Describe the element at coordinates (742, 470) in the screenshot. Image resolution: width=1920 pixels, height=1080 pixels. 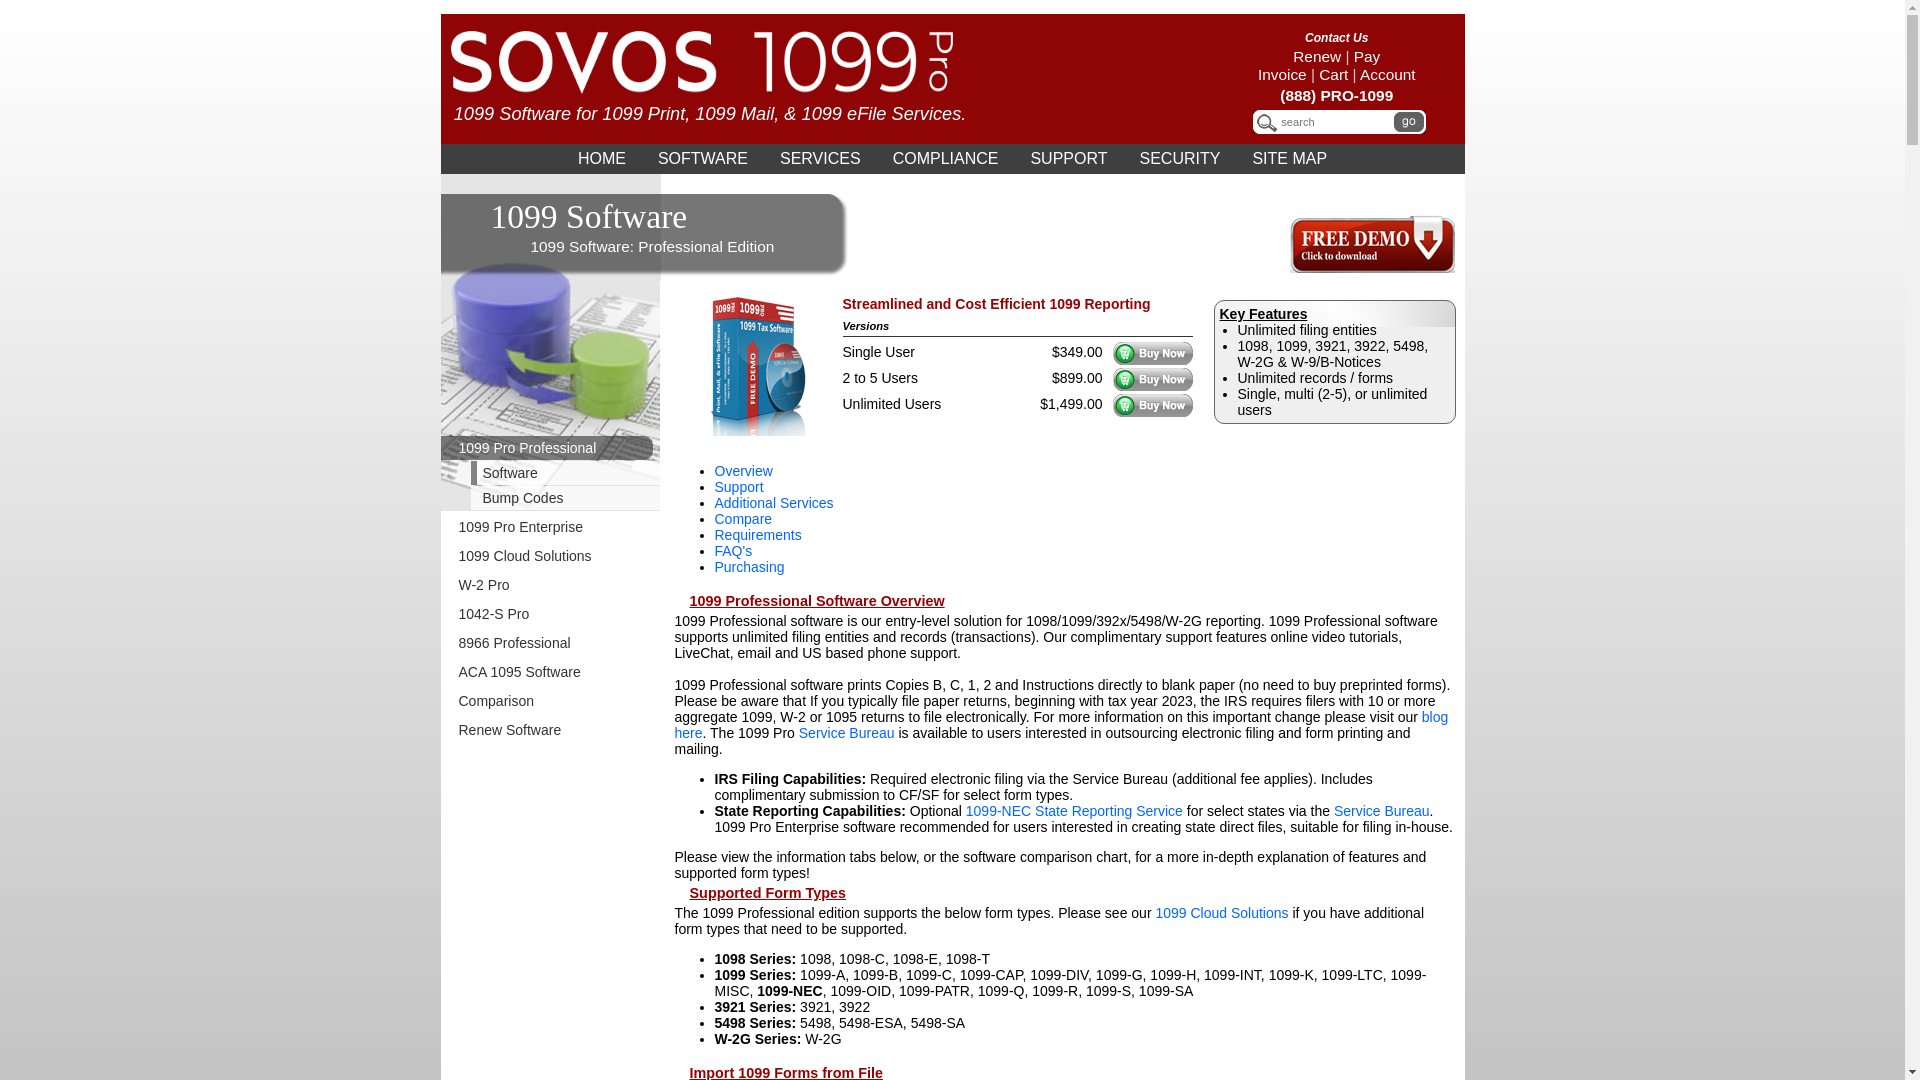
I see `'Overview'` at that location.